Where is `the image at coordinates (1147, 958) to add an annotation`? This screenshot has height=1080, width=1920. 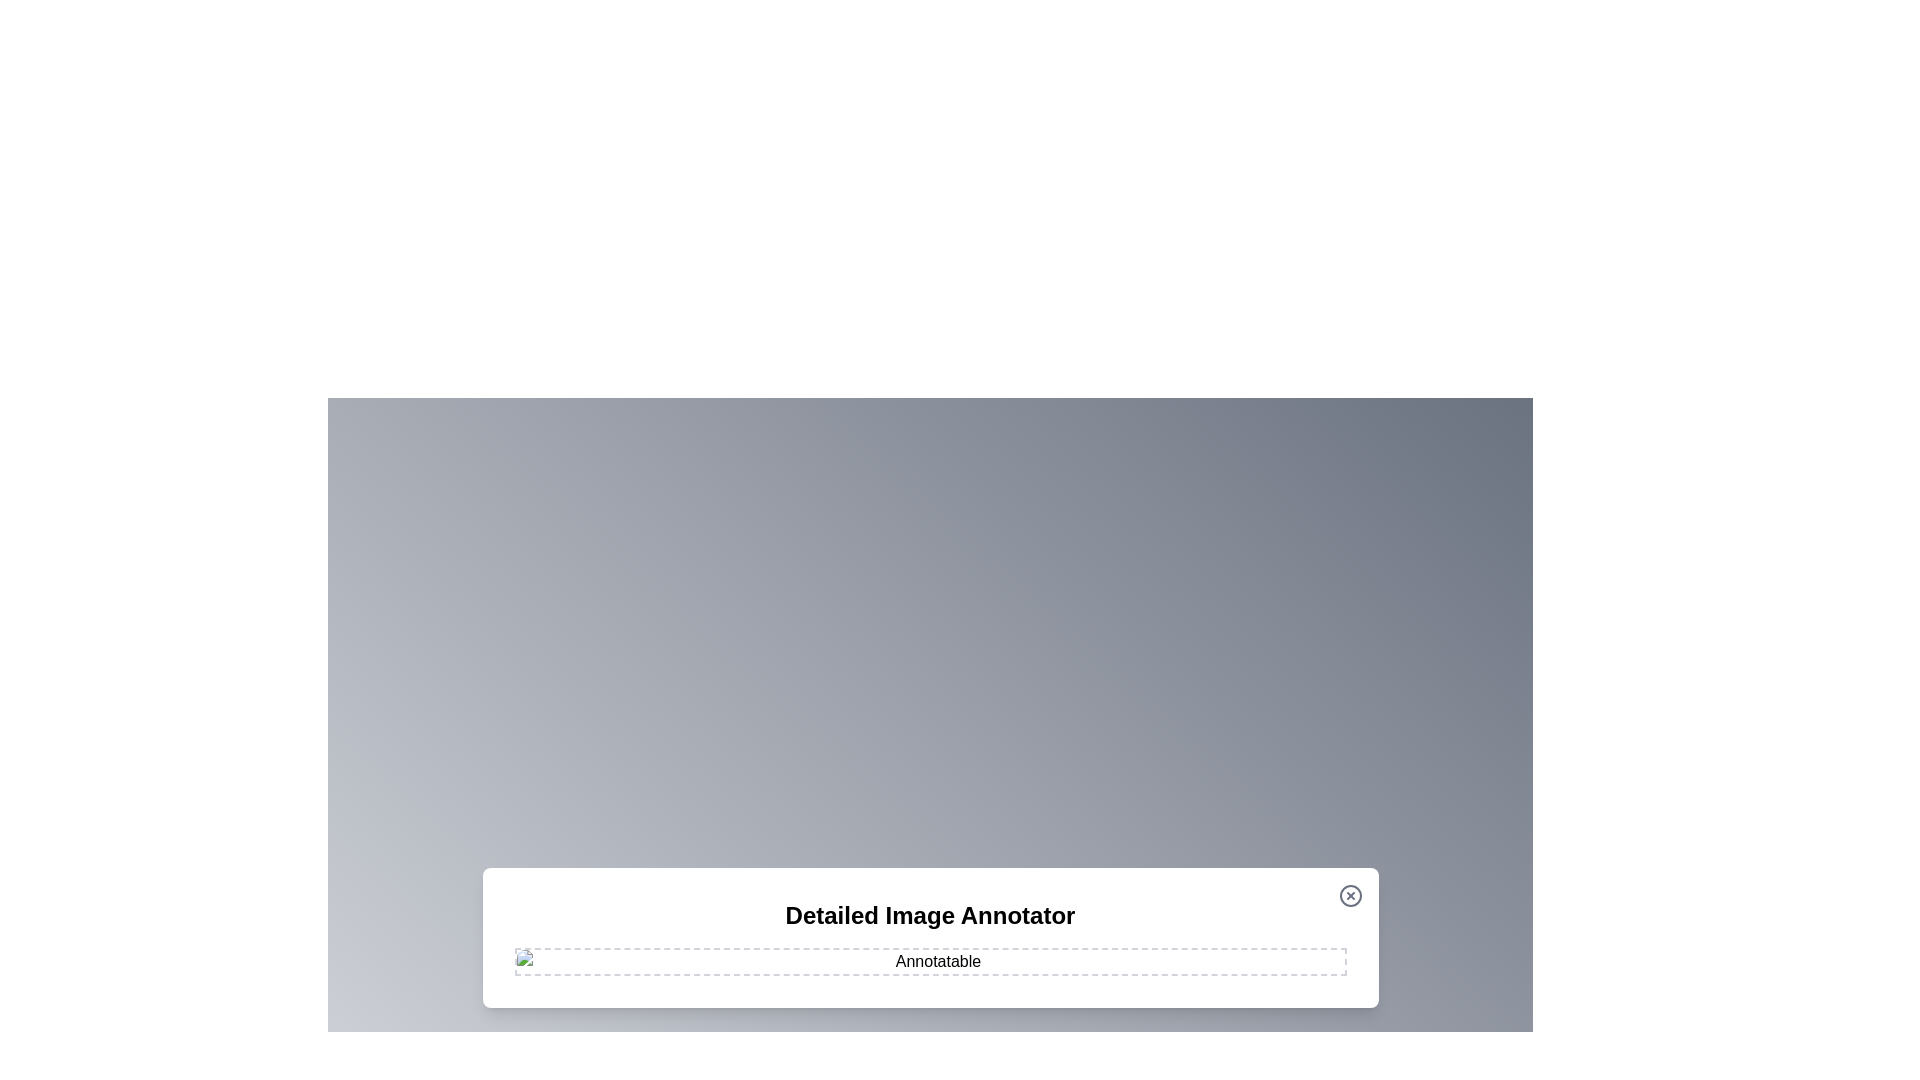 the image at coordinates (1147, 958) to add an annotation is located at coordinates (1147, 956).